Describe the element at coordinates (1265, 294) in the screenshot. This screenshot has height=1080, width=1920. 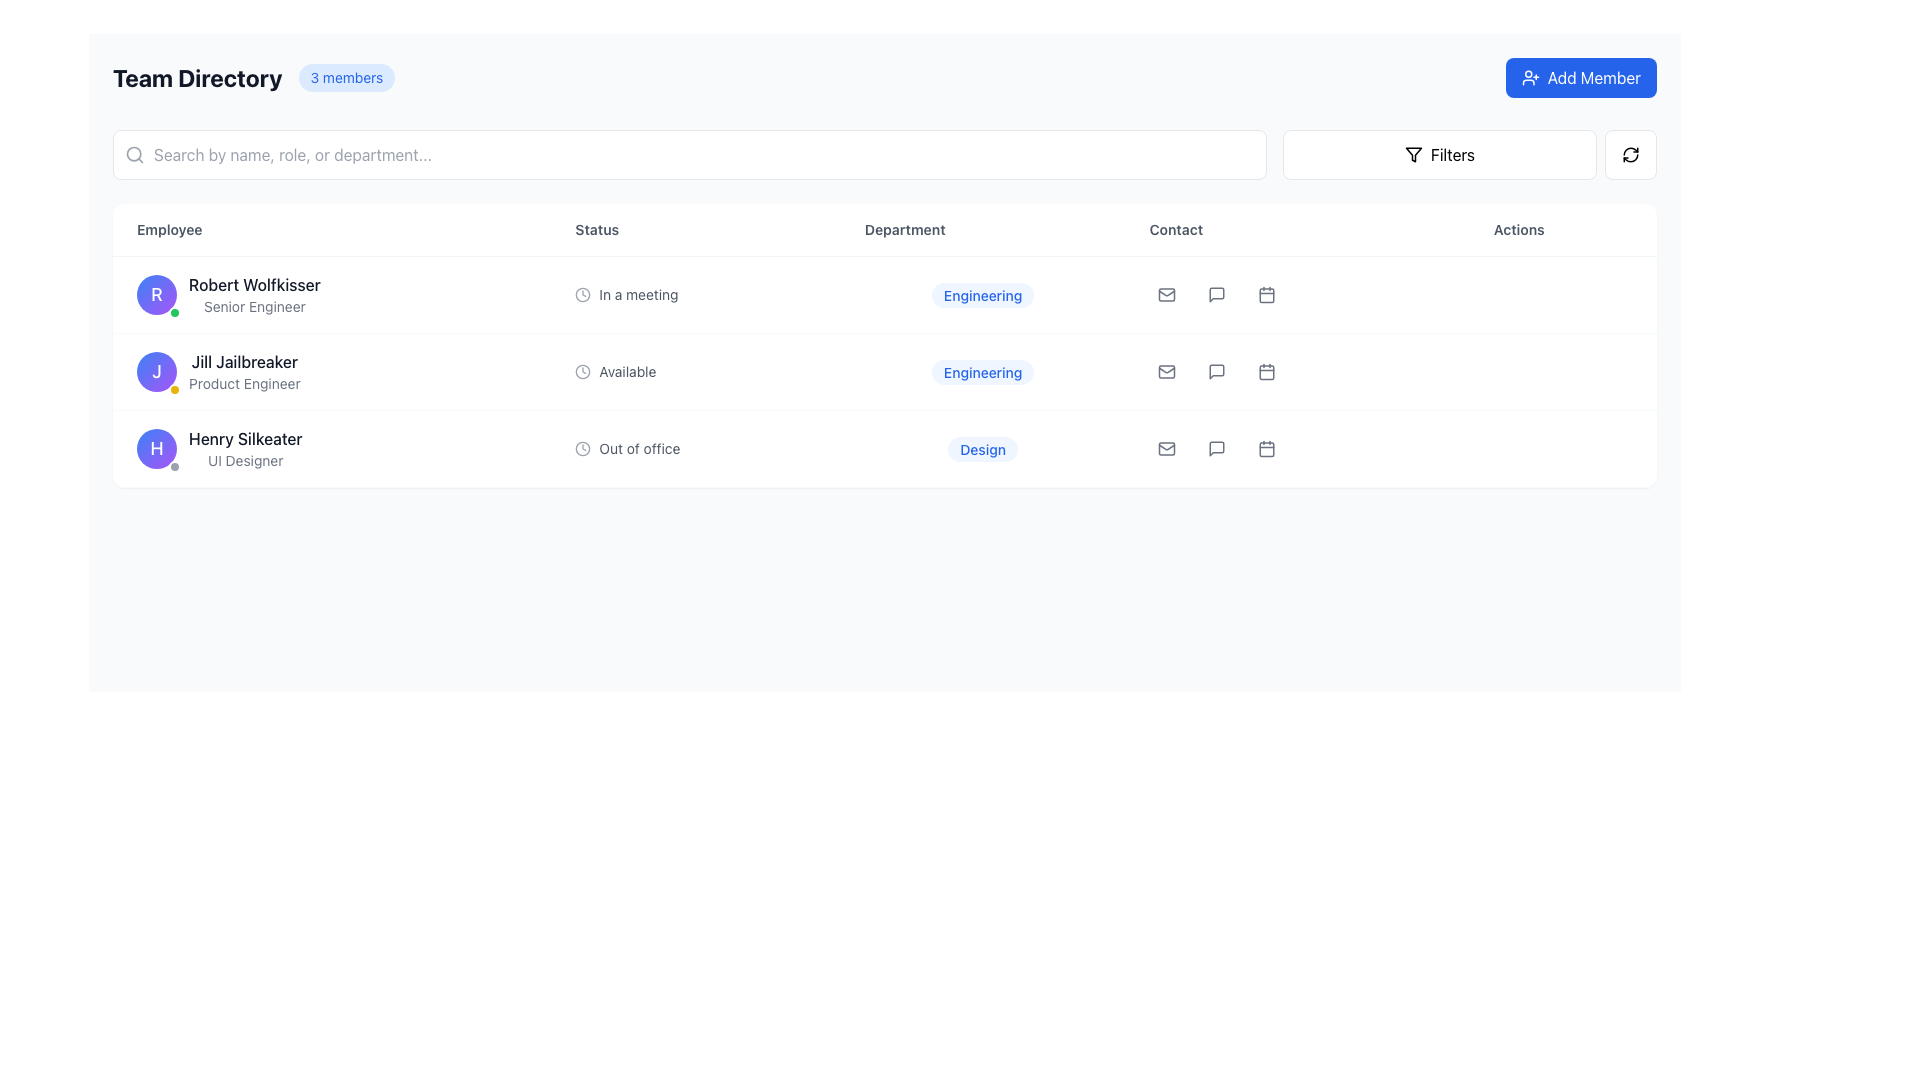
I see `the calendar icon in the 'Actions' column of the row for employee 'Jill Jailbreaker'` at that location.